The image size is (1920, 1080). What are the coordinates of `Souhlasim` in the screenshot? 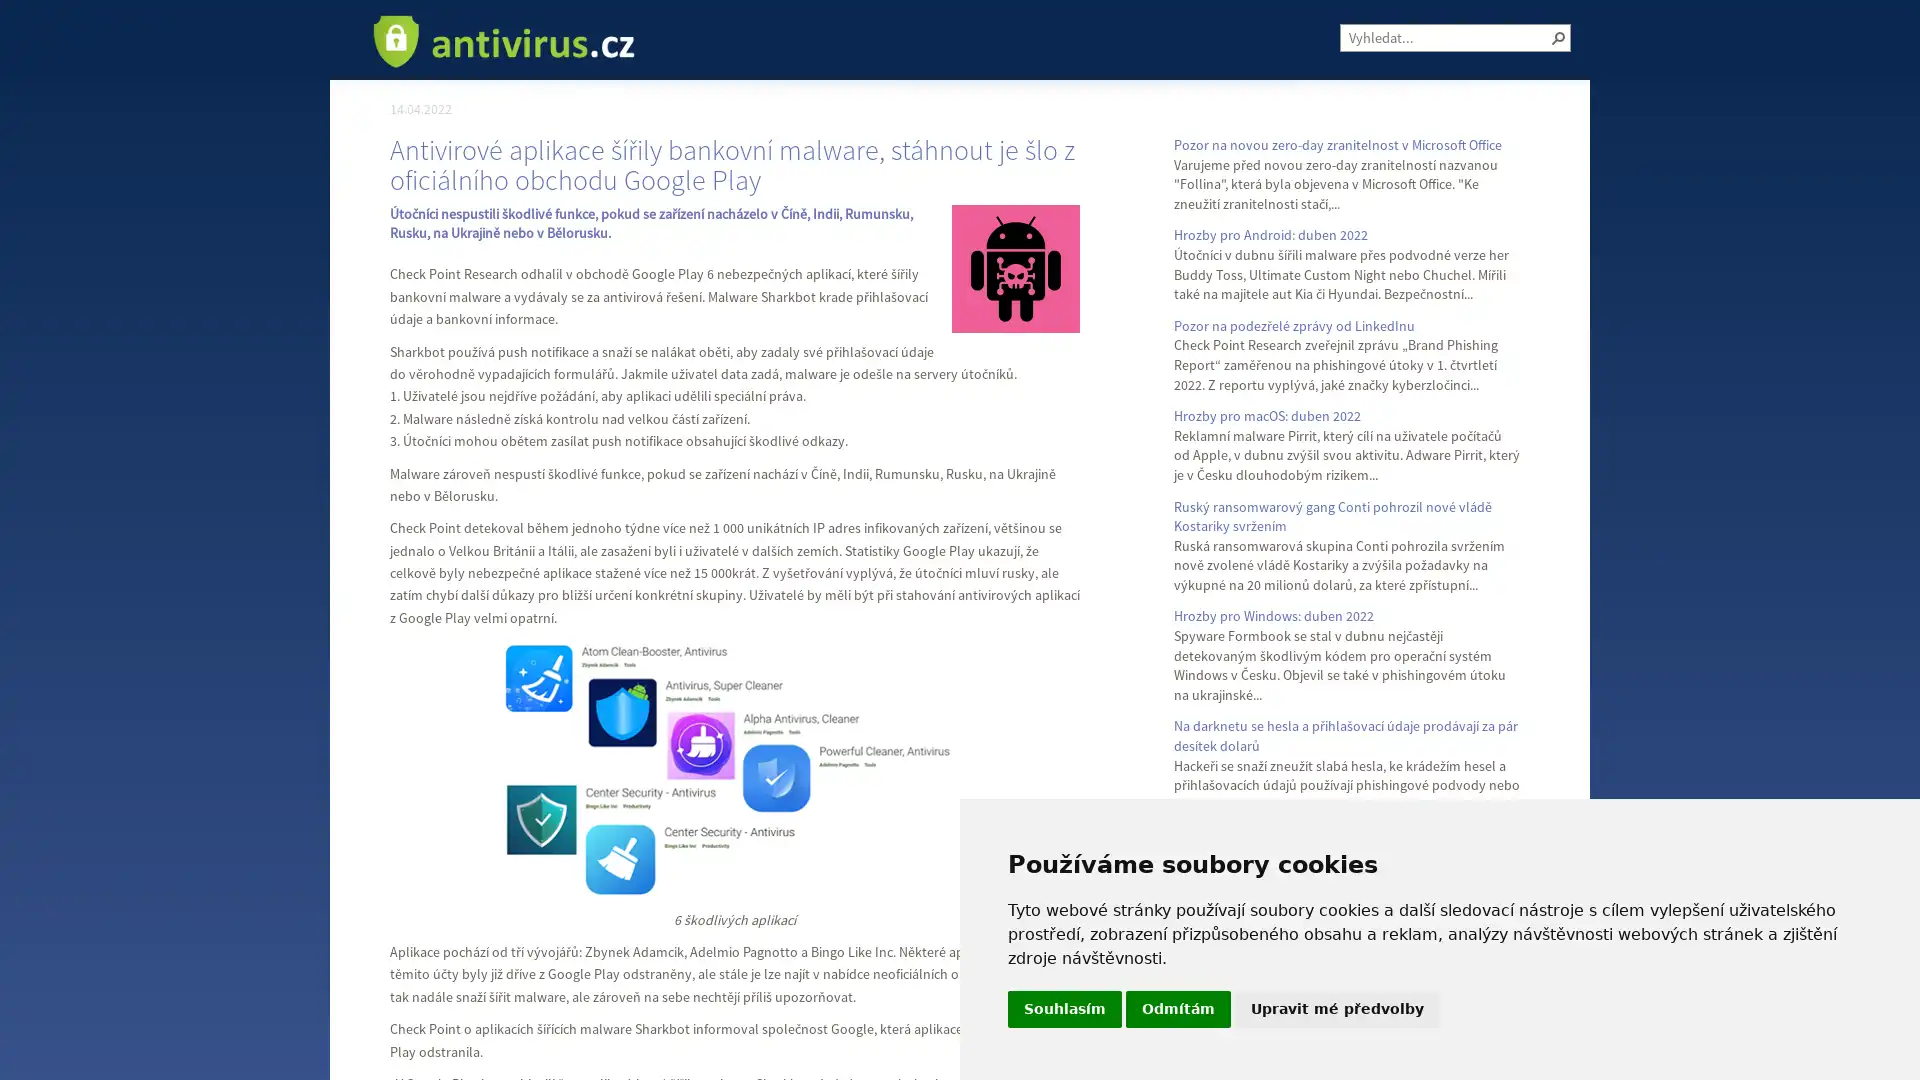 It's located at (1064, 1009).